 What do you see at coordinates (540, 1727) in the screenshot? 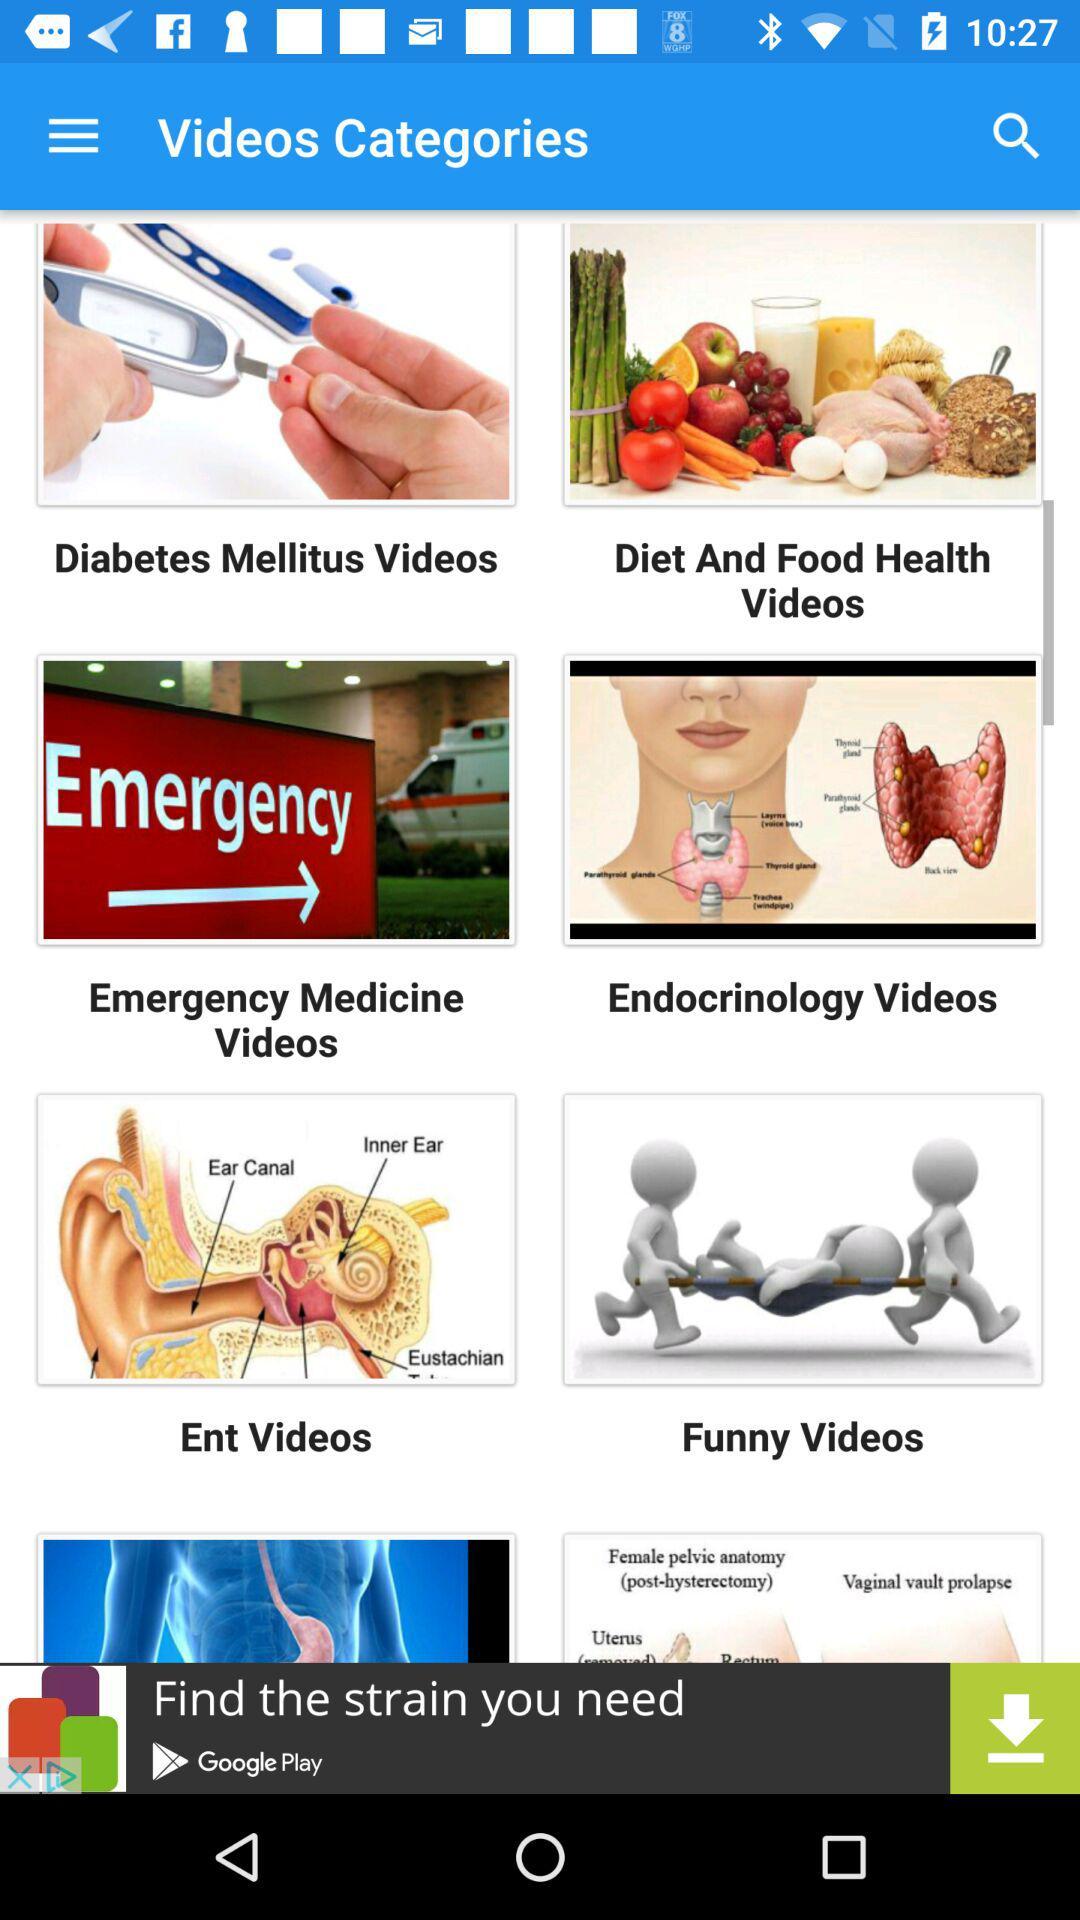
I see `open advertisement` at bounding box center [540, 1727].